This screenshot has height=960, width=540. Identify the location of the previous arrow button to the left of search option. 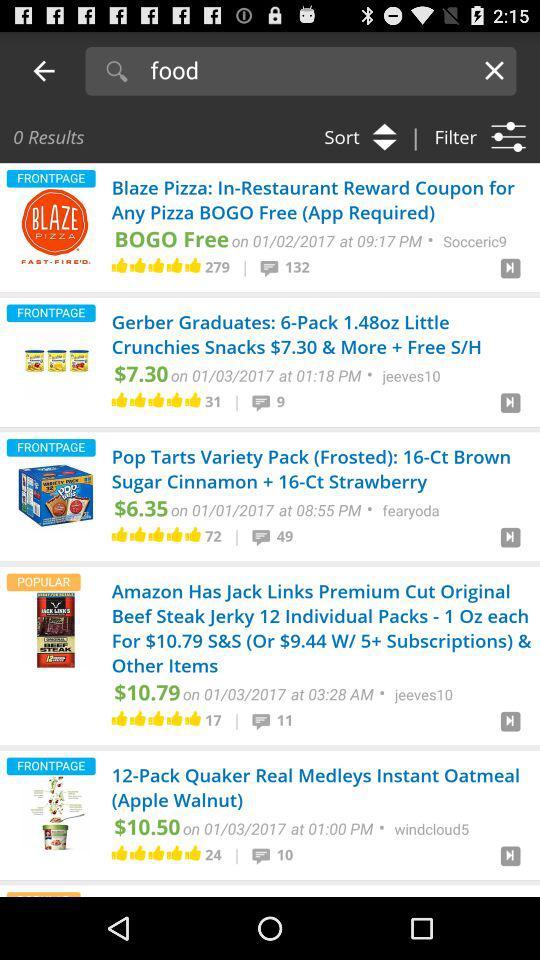
(44, 71).